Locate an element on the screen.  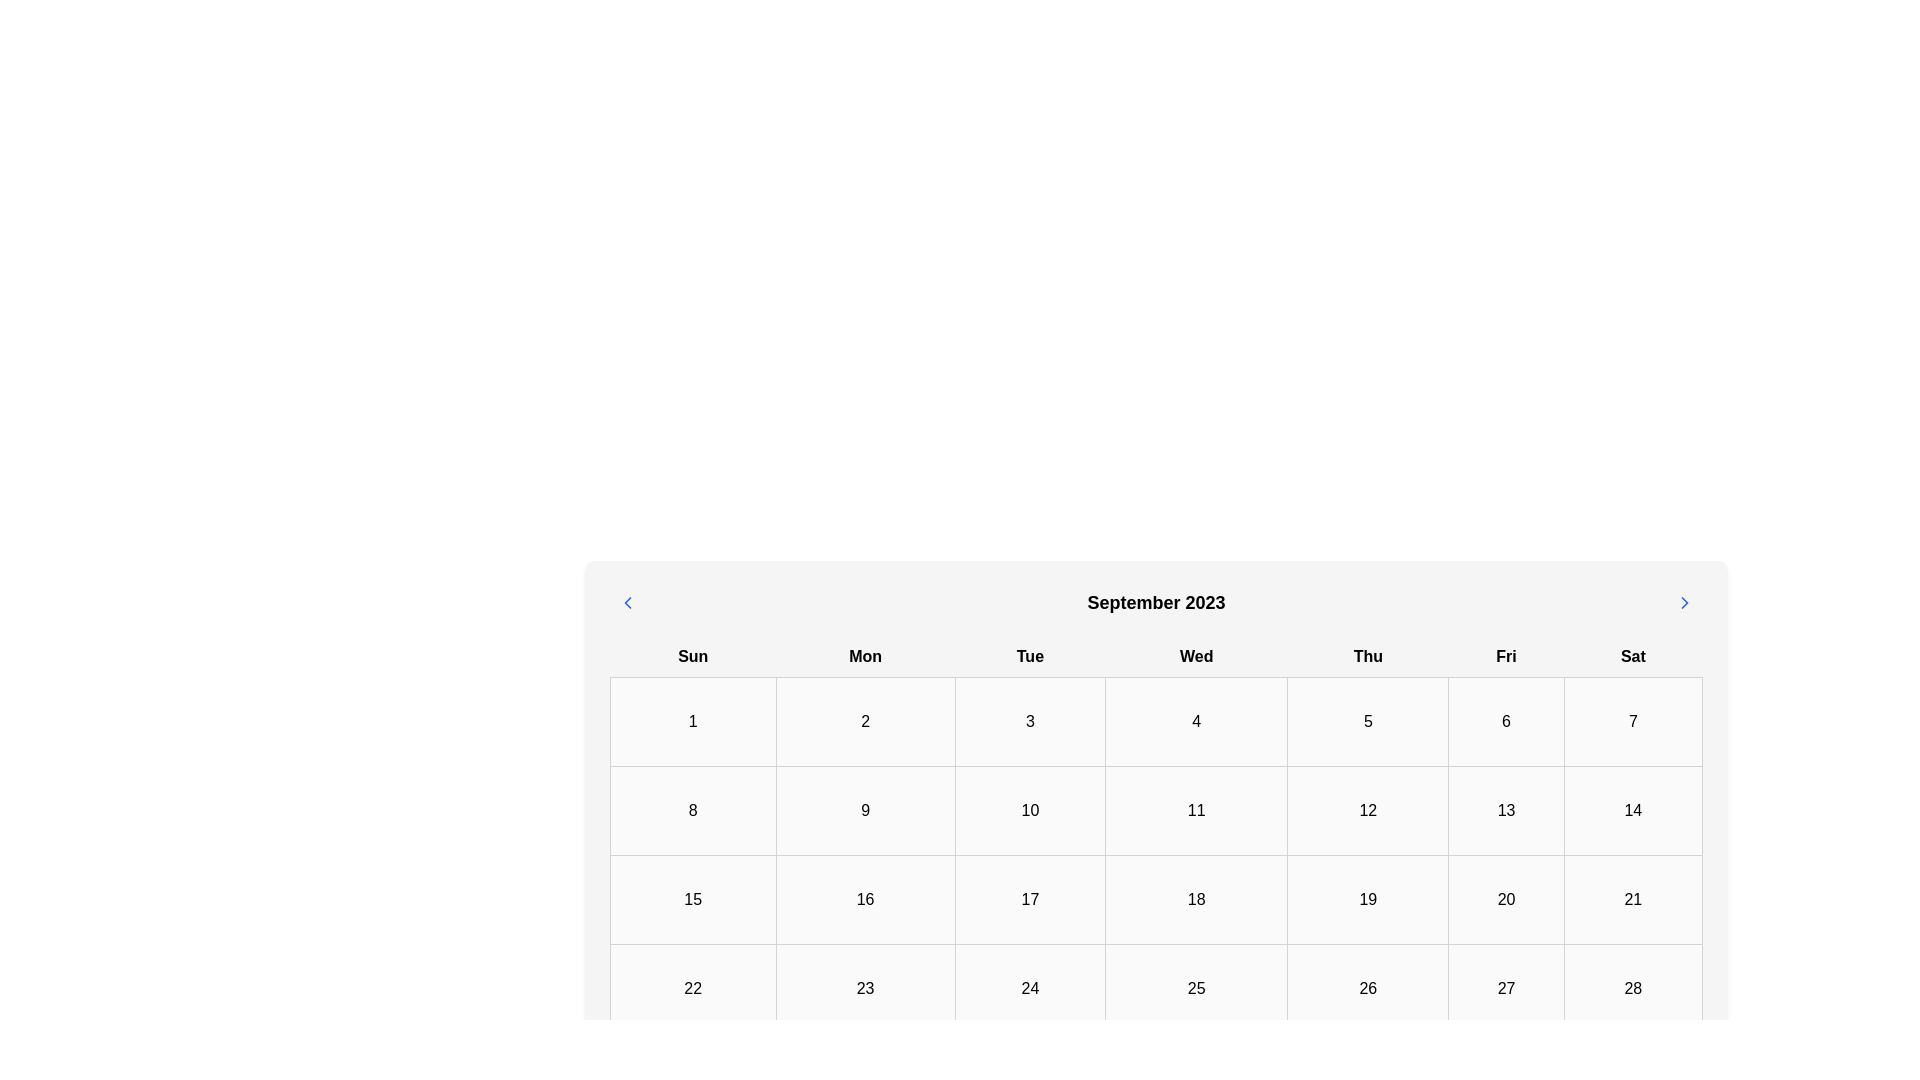
the small right-pointing blue arrow icon located on the far-right side of the calendar header is located at coordinates (1683, 601).